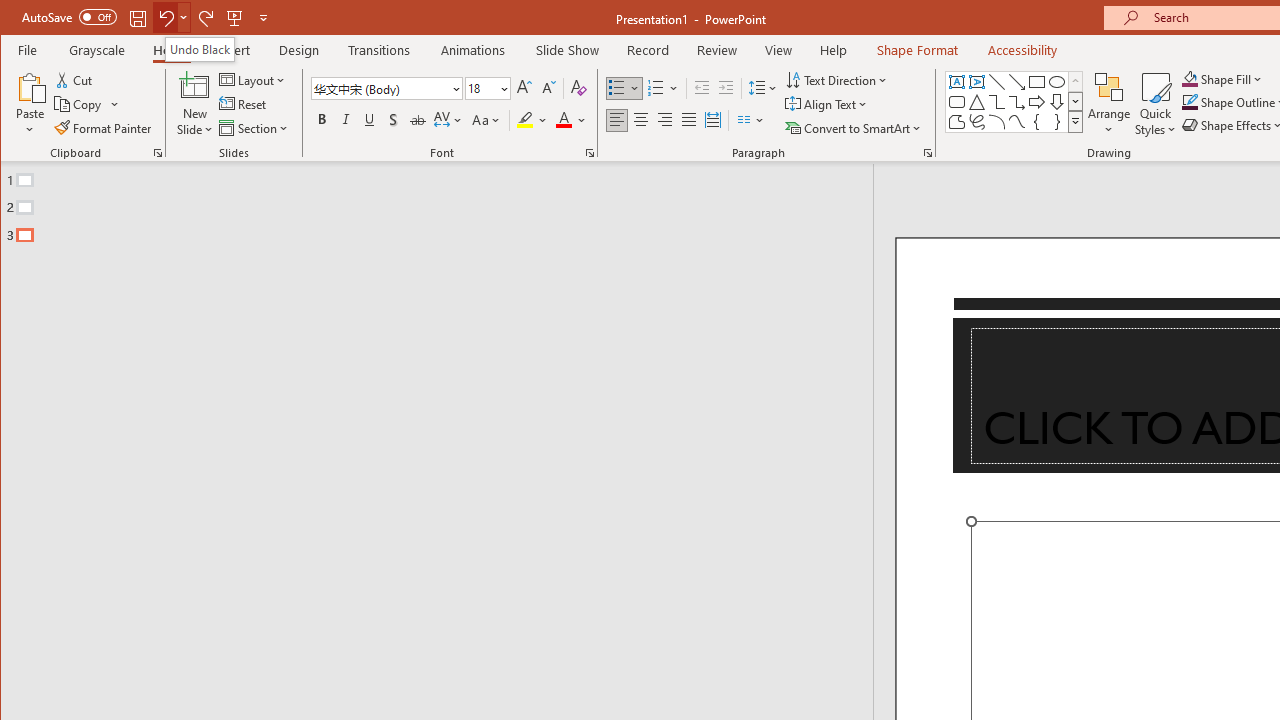  Describe the element at coordinates (763, 87) in the screenshot. I see `'Line Spacing'` at that location.